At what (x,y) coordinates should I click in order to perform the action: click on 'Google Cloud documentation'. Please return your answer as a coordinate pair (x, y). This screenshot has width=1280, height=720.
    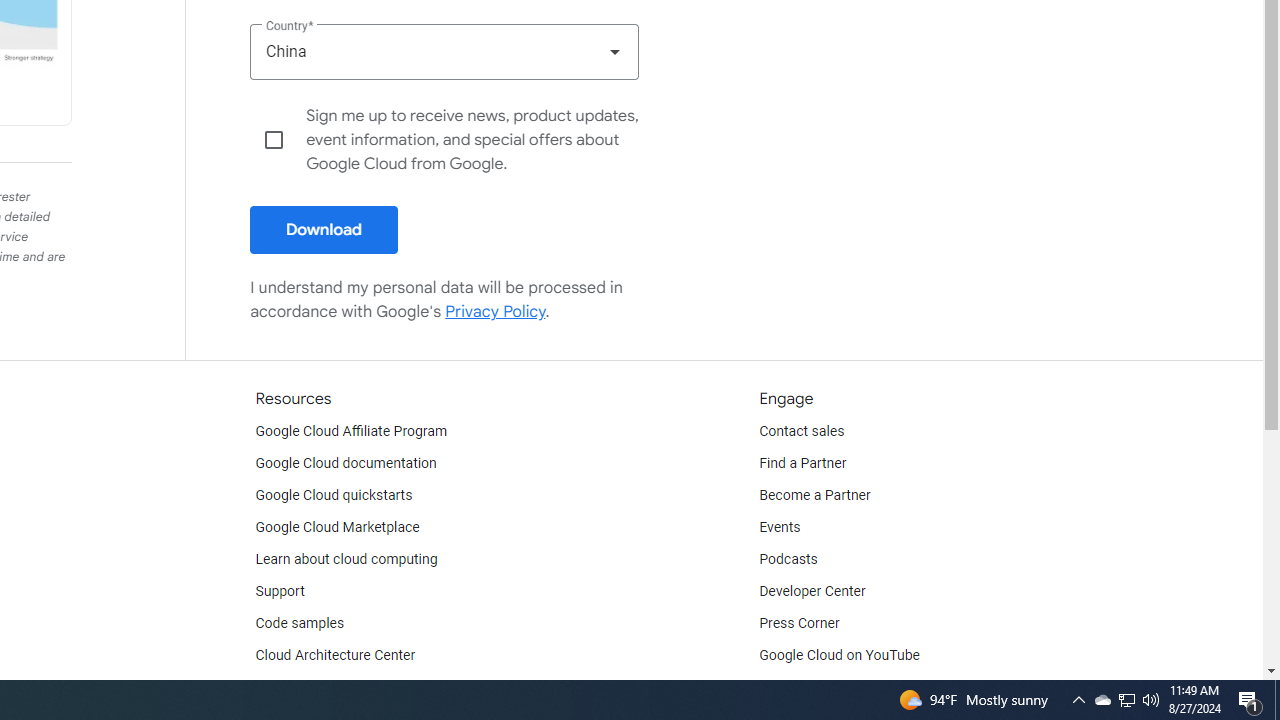
    Looking at the image, I should click on (345, 464).